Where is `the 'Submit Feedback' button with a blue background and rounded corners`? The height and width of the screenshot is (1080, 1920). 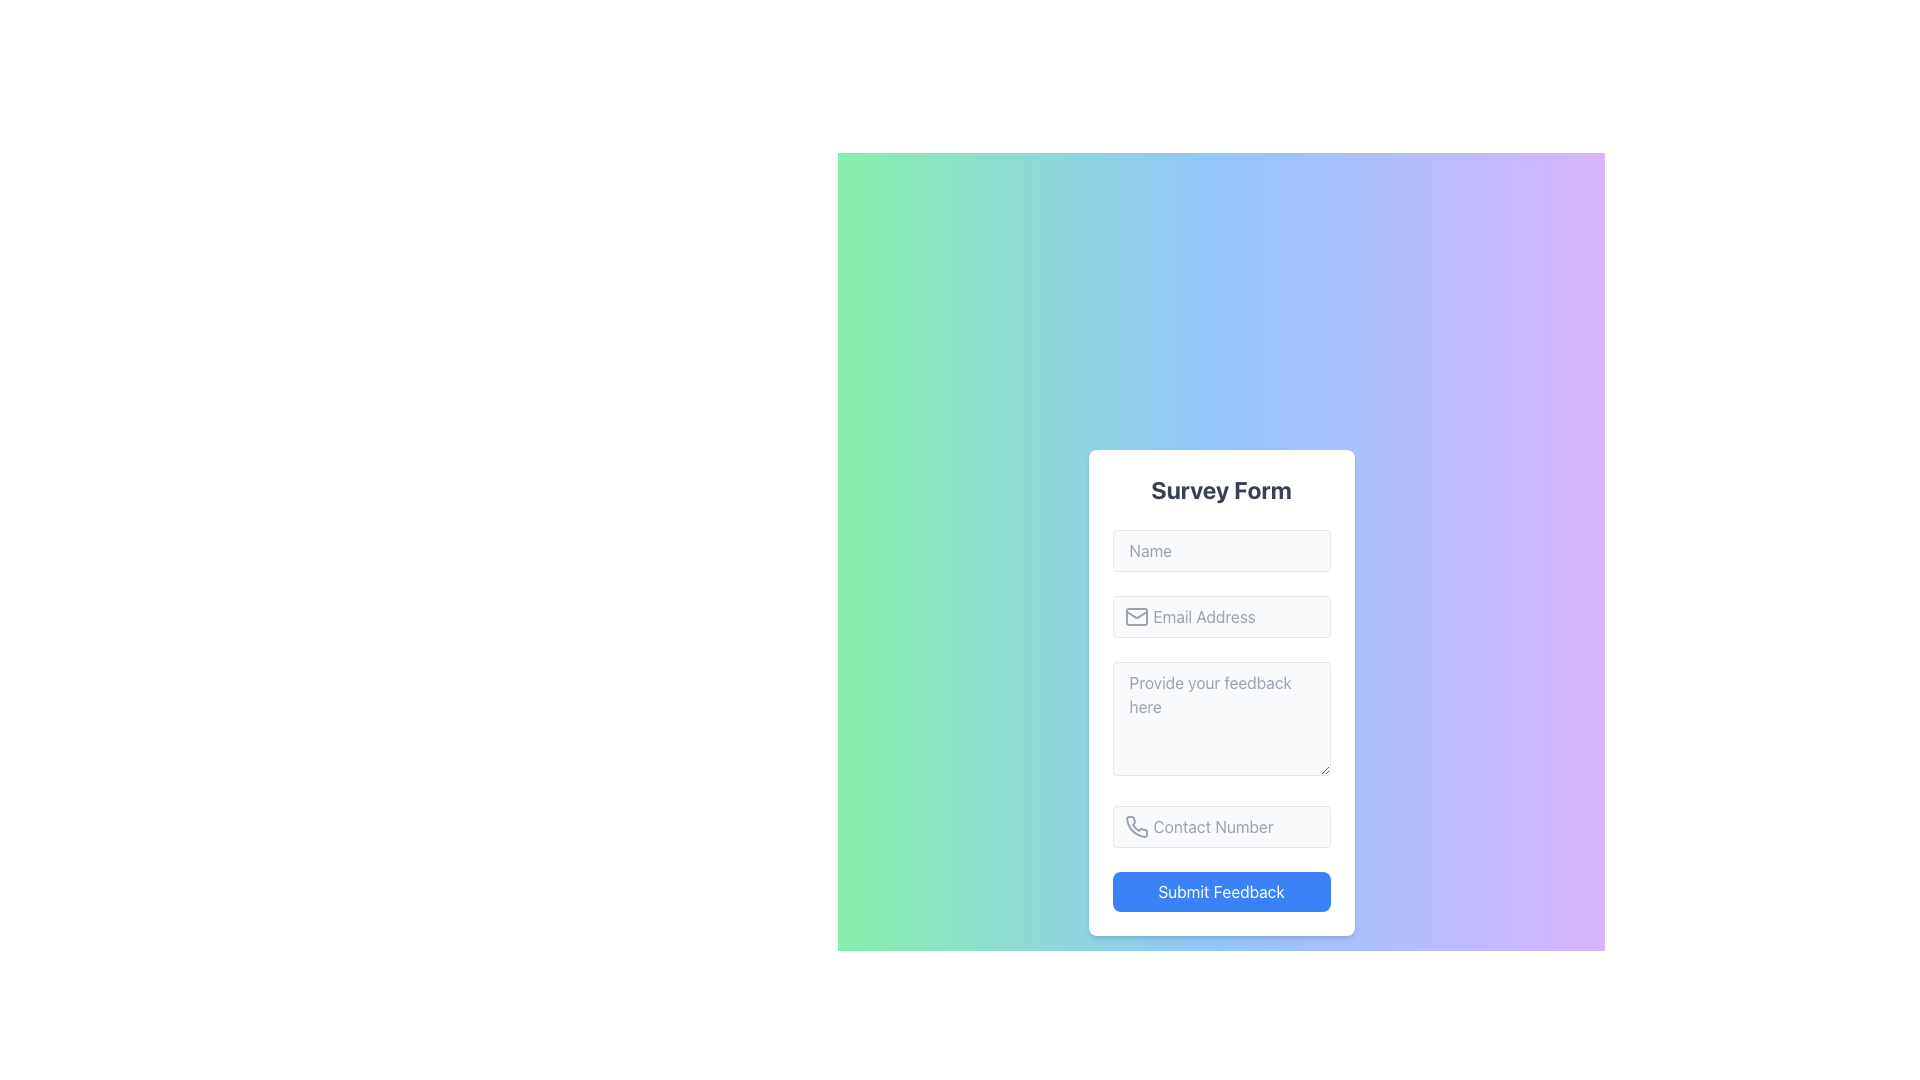
the 'Submit Feedback' button with a blue background and rounded corners is located at coordinates (1220, 890).